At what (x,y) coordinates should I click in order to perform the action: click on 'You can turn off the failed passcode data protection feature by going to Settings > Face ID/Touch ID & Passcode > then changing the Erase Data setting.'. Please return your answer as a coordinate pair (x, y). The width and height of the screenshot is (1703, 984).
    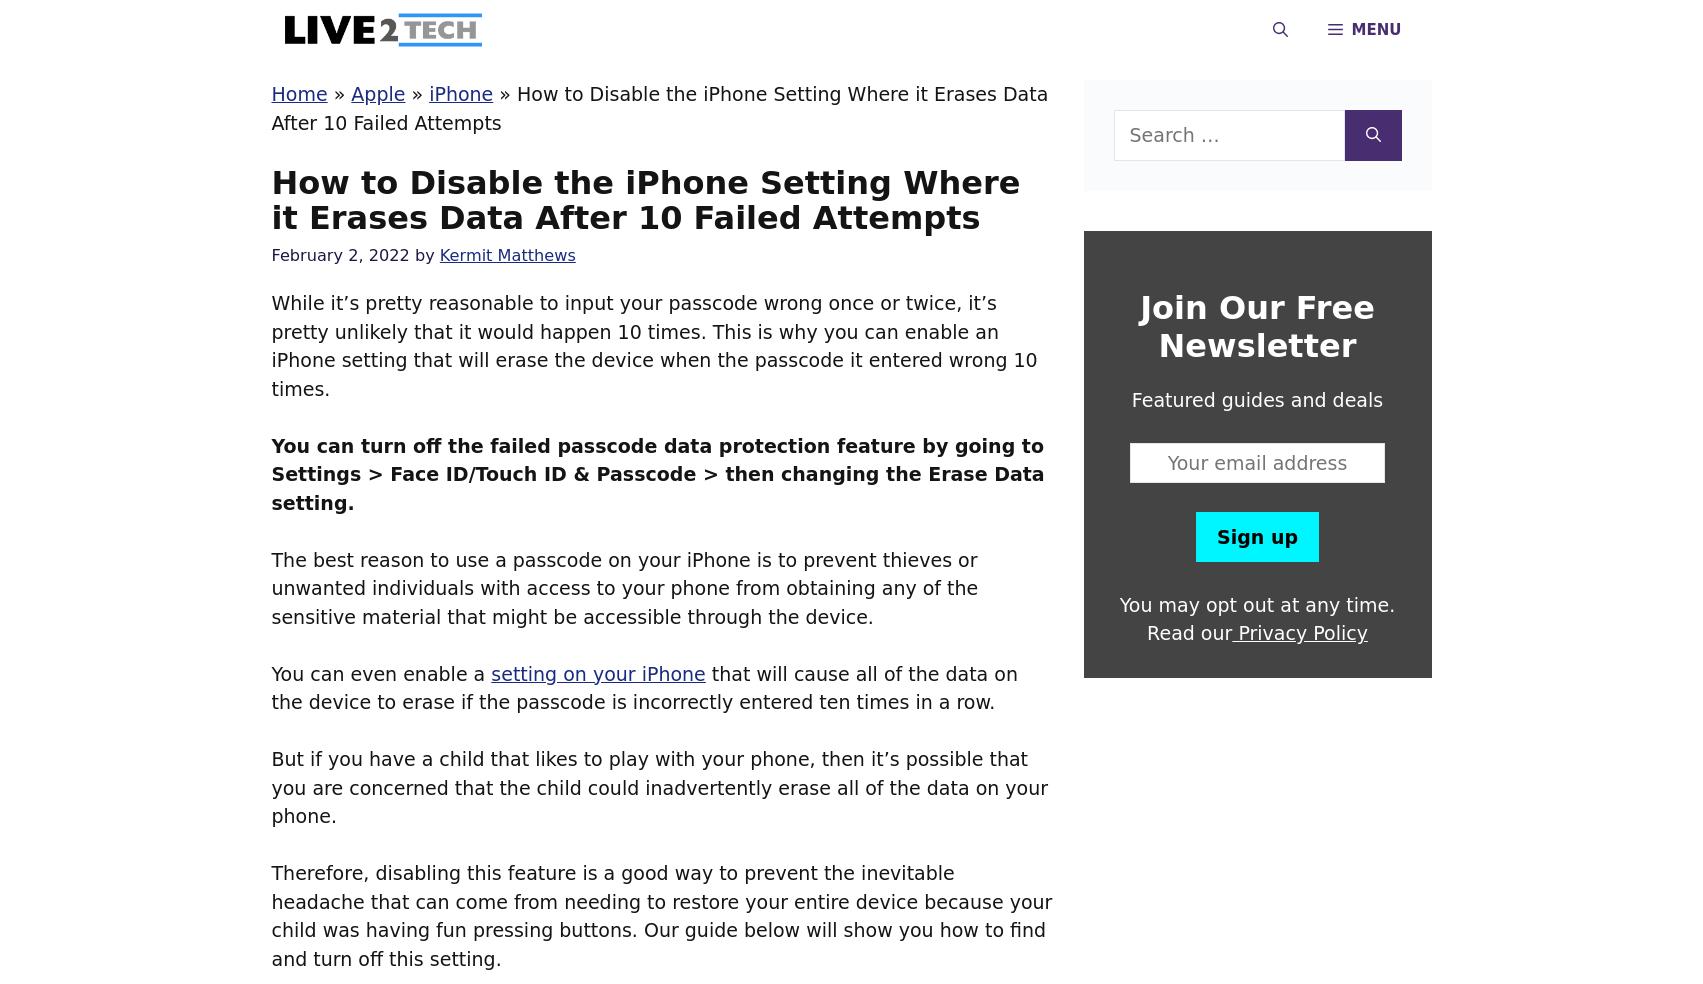
    Looking at the image, I should click on (269, 473).